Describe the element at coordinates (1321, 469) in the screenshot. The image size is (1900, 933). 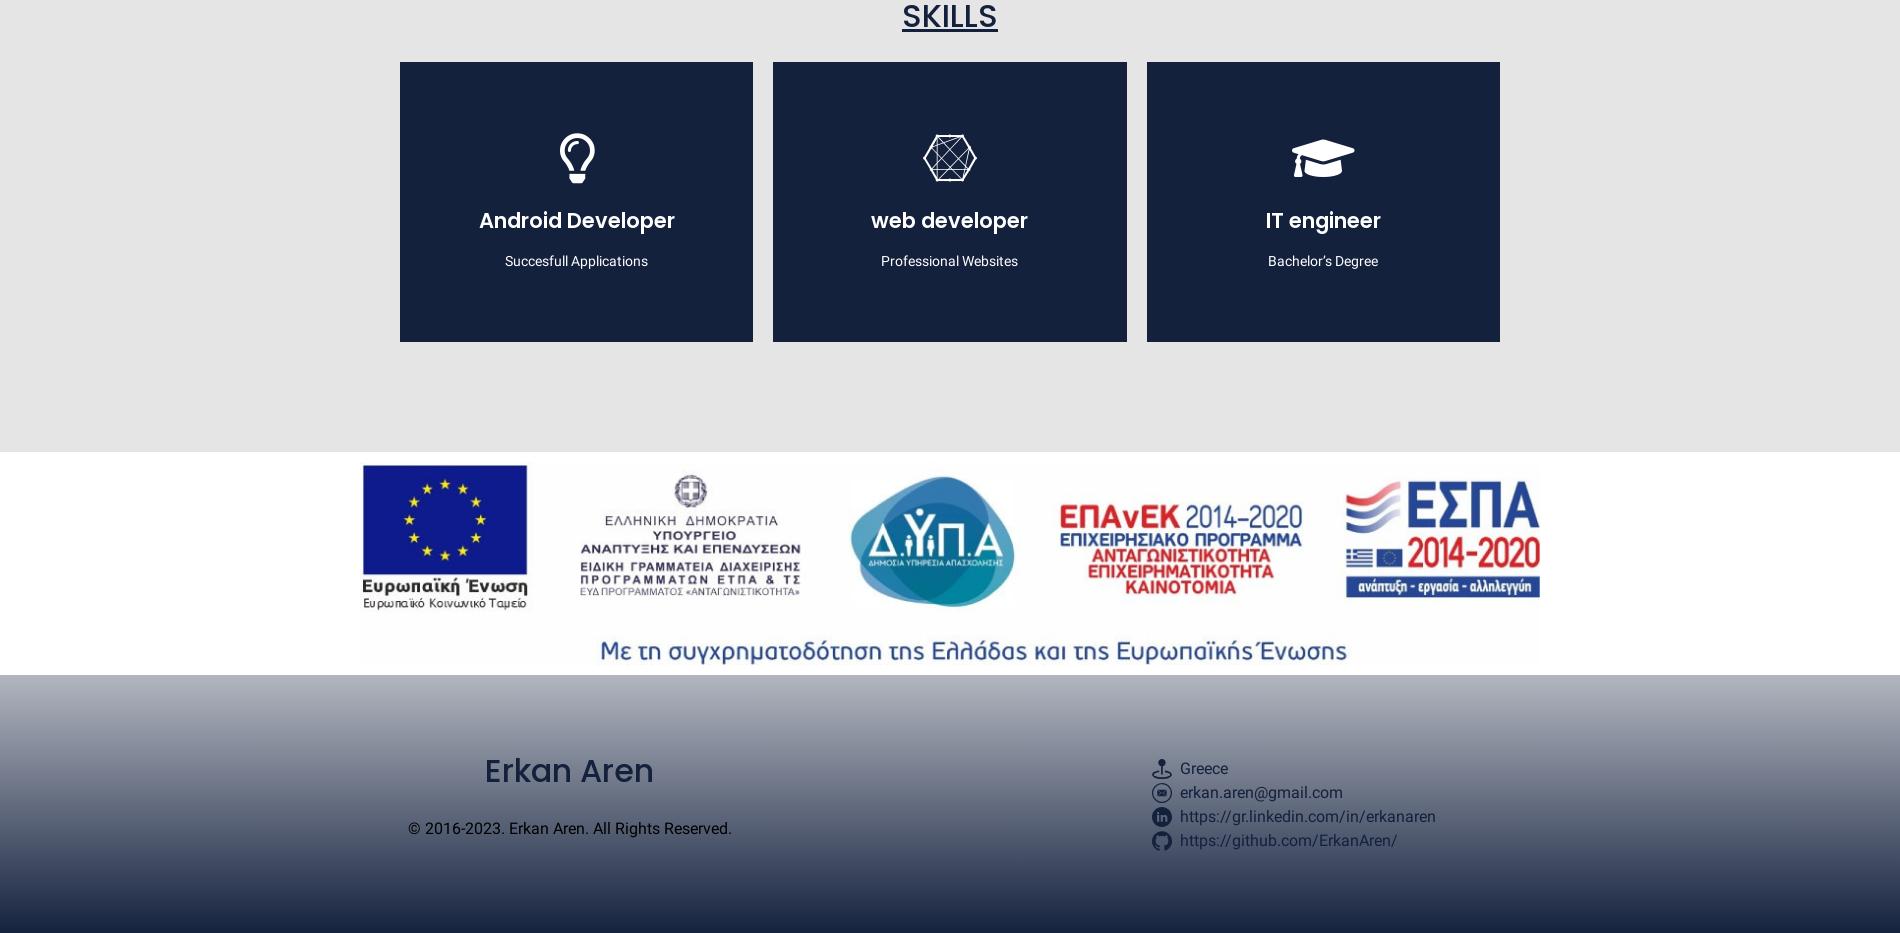
I see `'Artificial Intelligence'` at that location.